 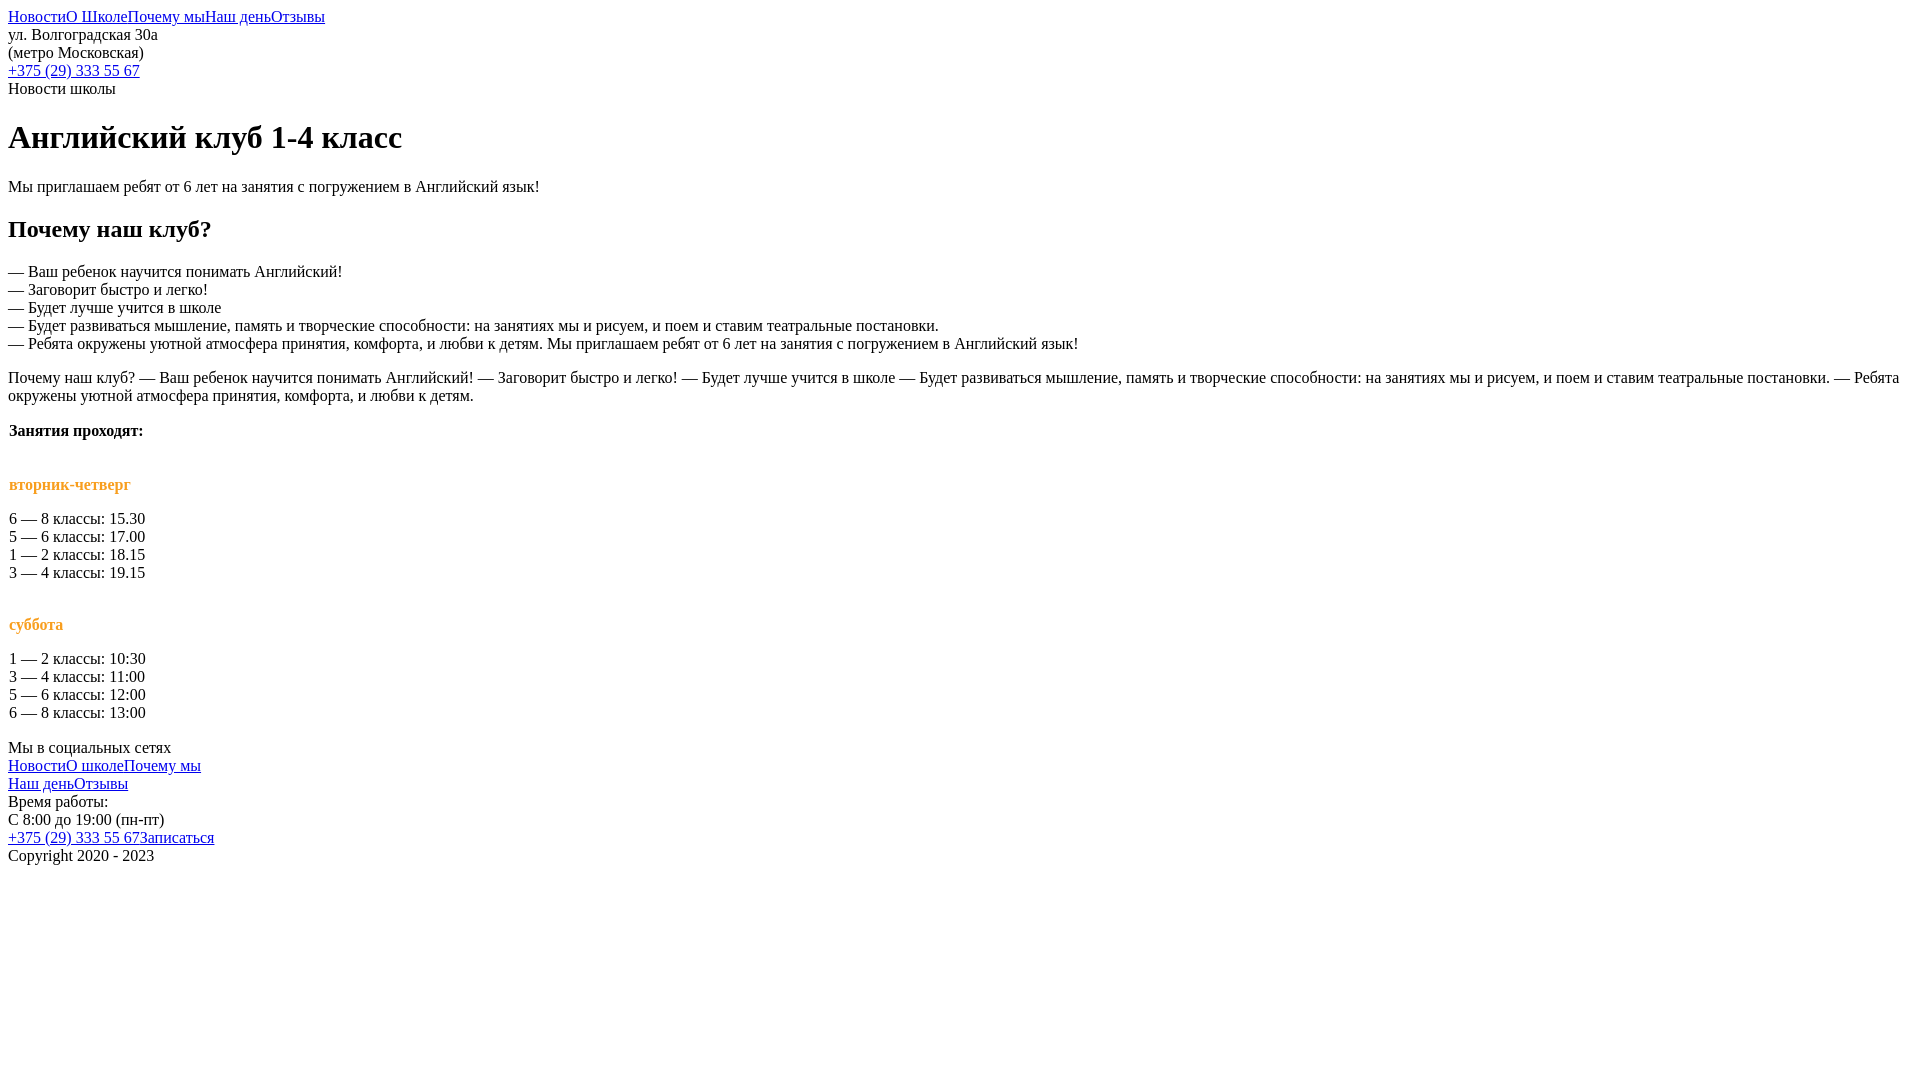 I want to click on '+375 (29) 333 55 67', so click(x=960, y=69).